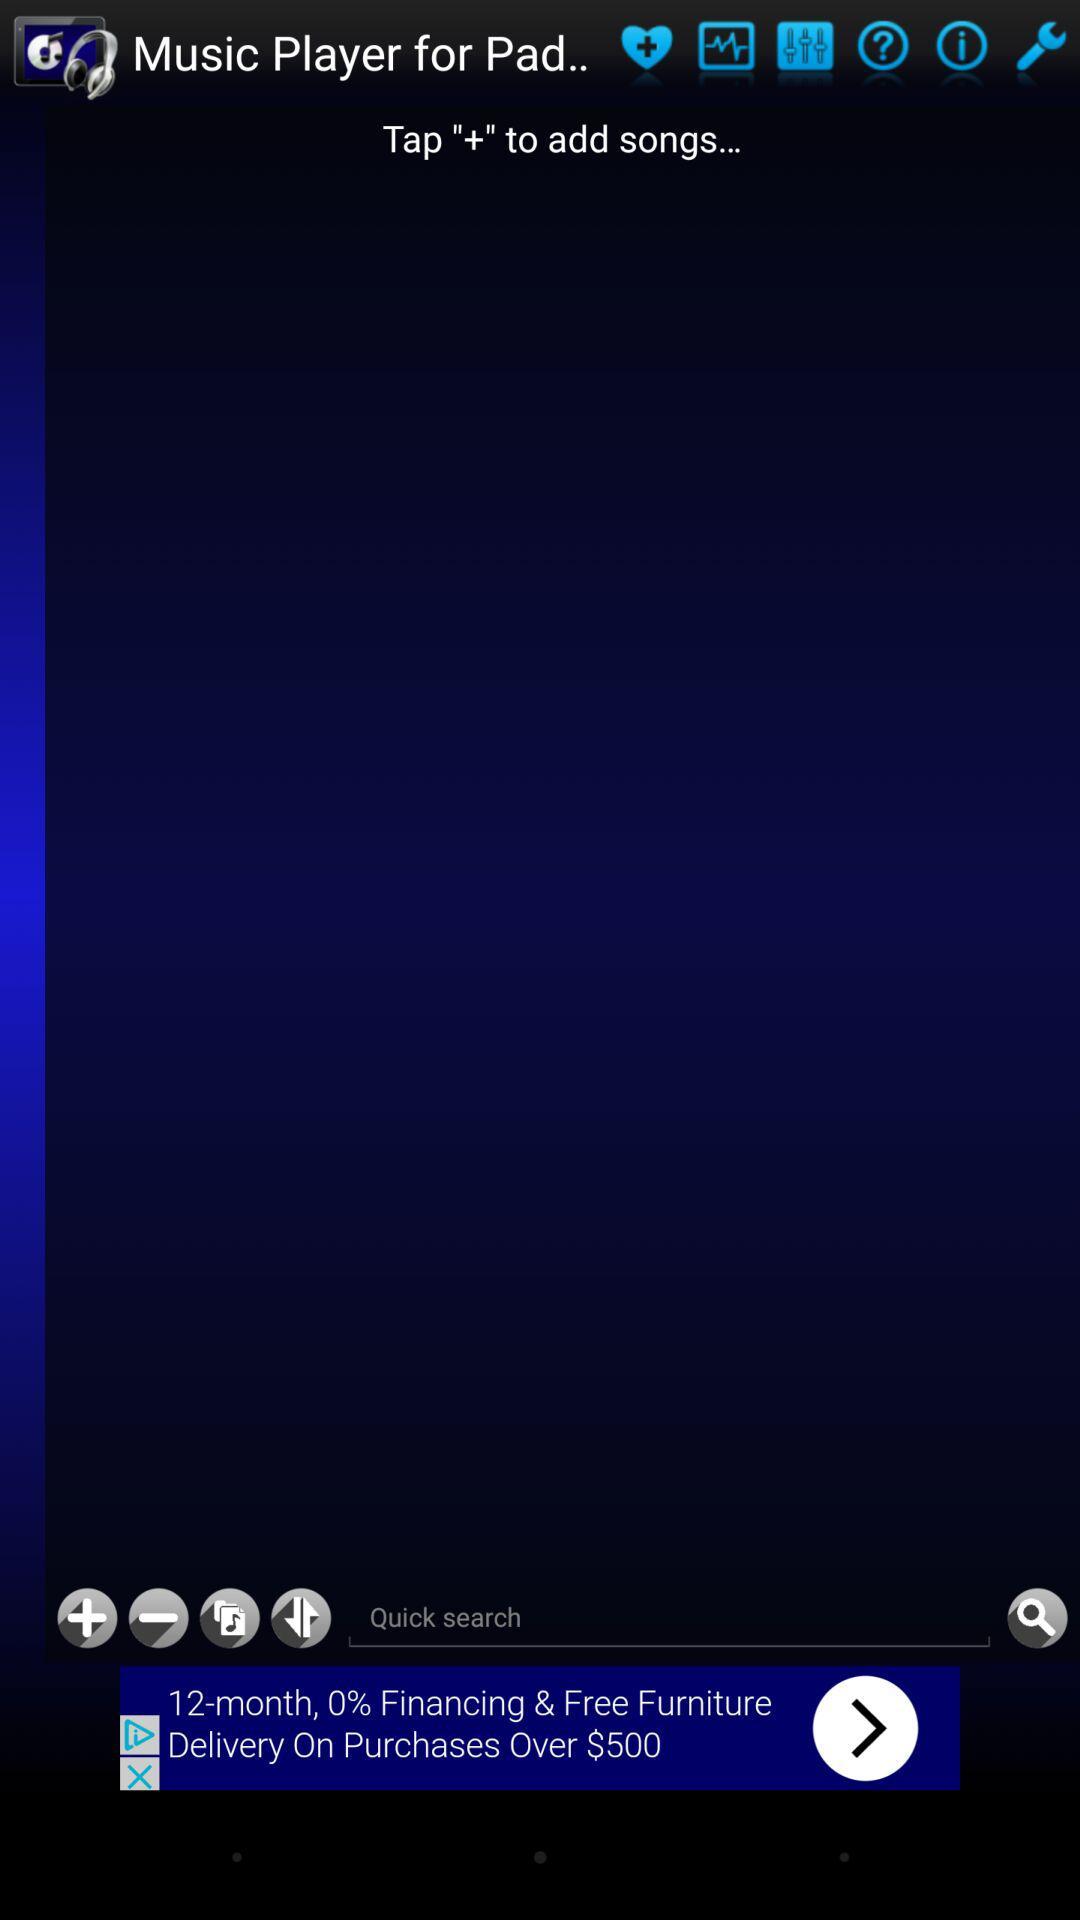  I want to click on return, so click(228, 1618).